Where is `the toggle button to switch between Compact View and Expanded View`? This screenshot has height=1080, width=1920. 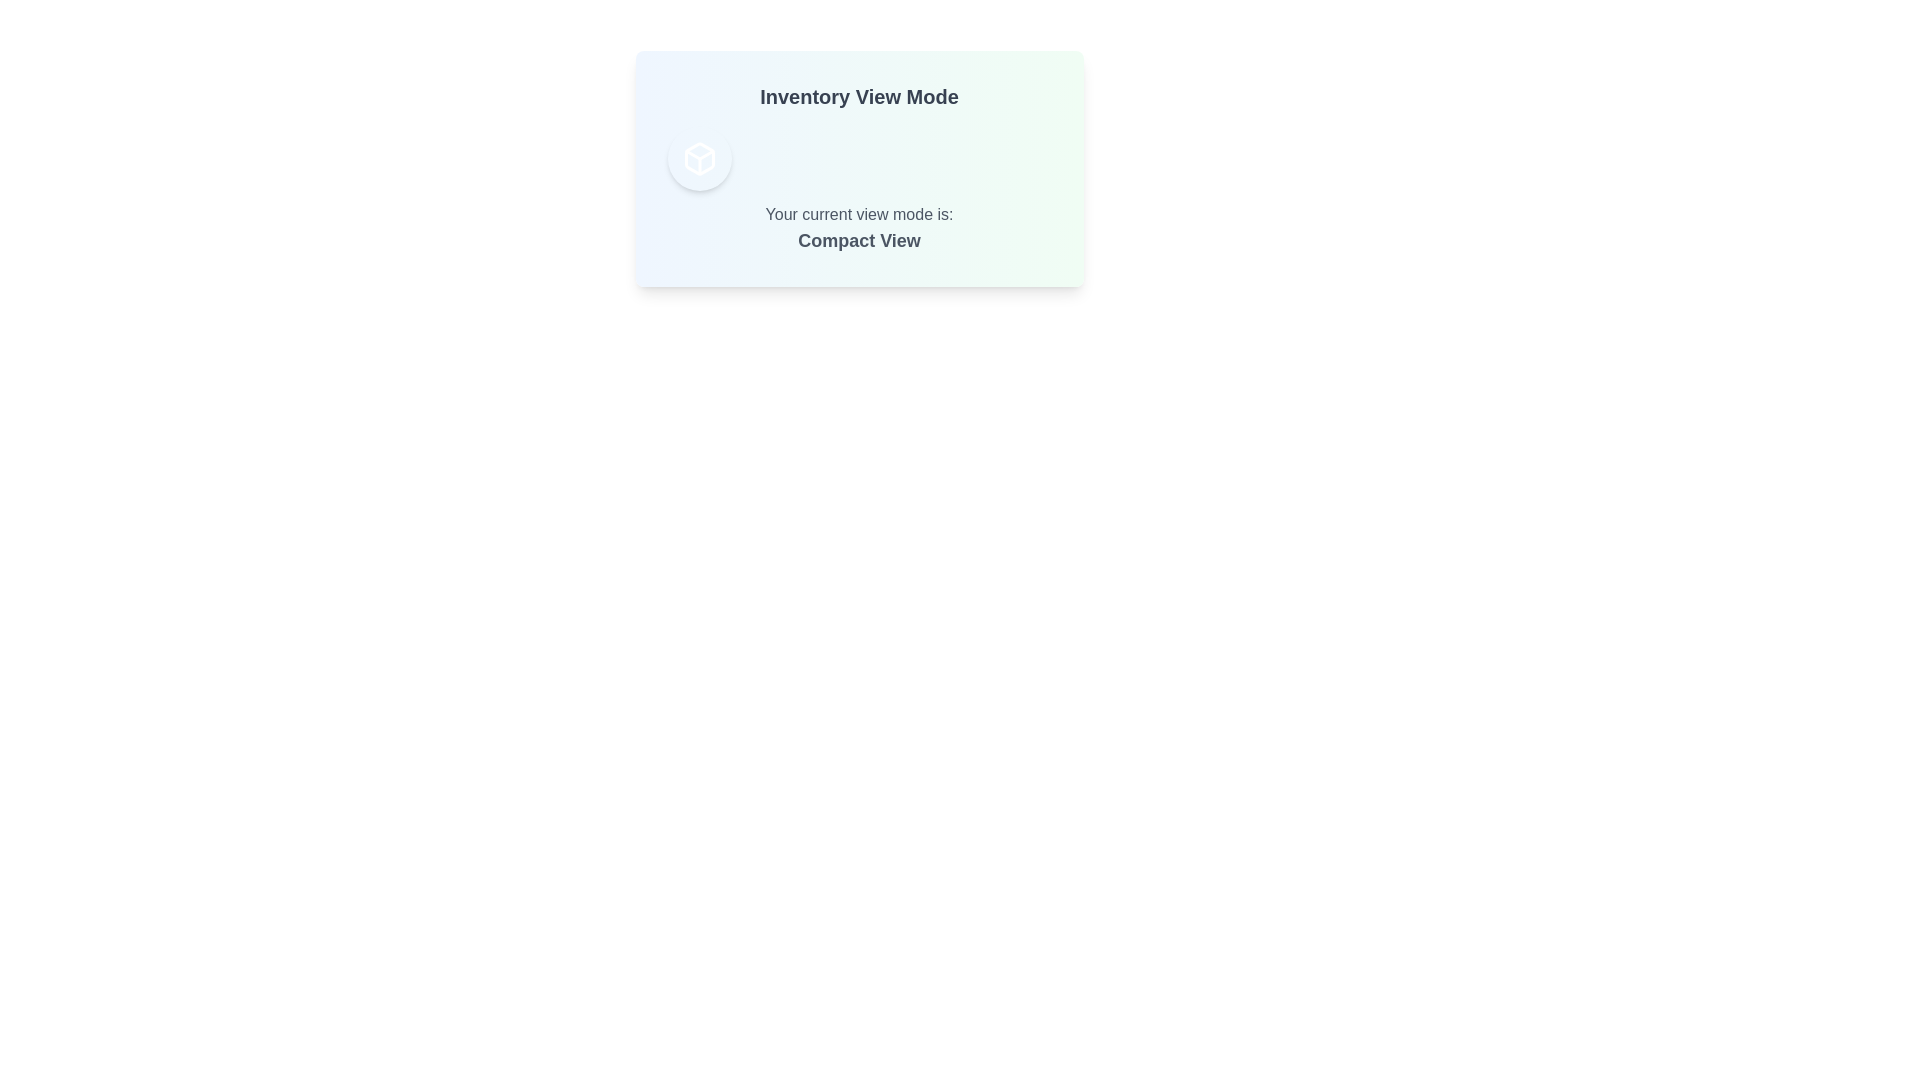 the toggle button to switch between Compact View and Expanded View is located at coordinates (699, 157).